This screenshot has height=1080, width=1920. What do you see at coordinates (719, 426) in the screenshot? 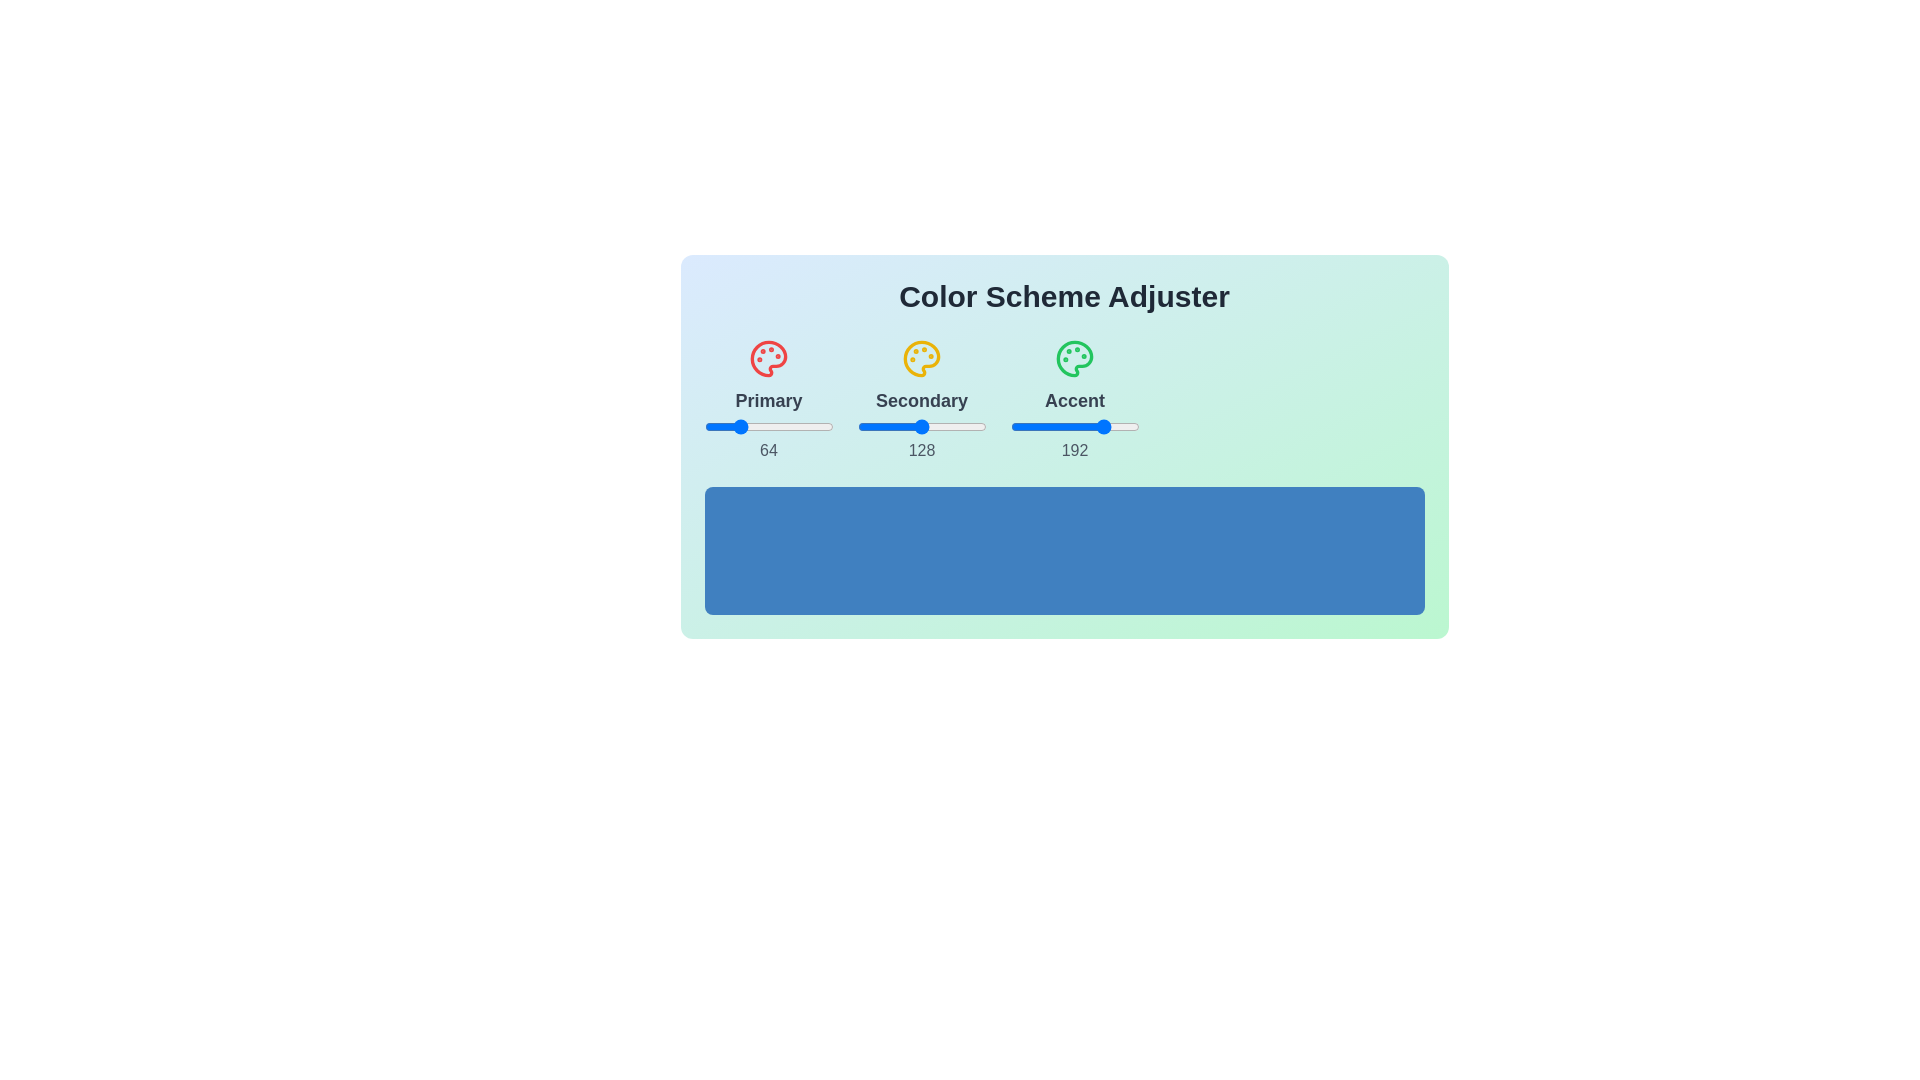
I see `the 1 slider to 29` at bounding box center [719, 426].